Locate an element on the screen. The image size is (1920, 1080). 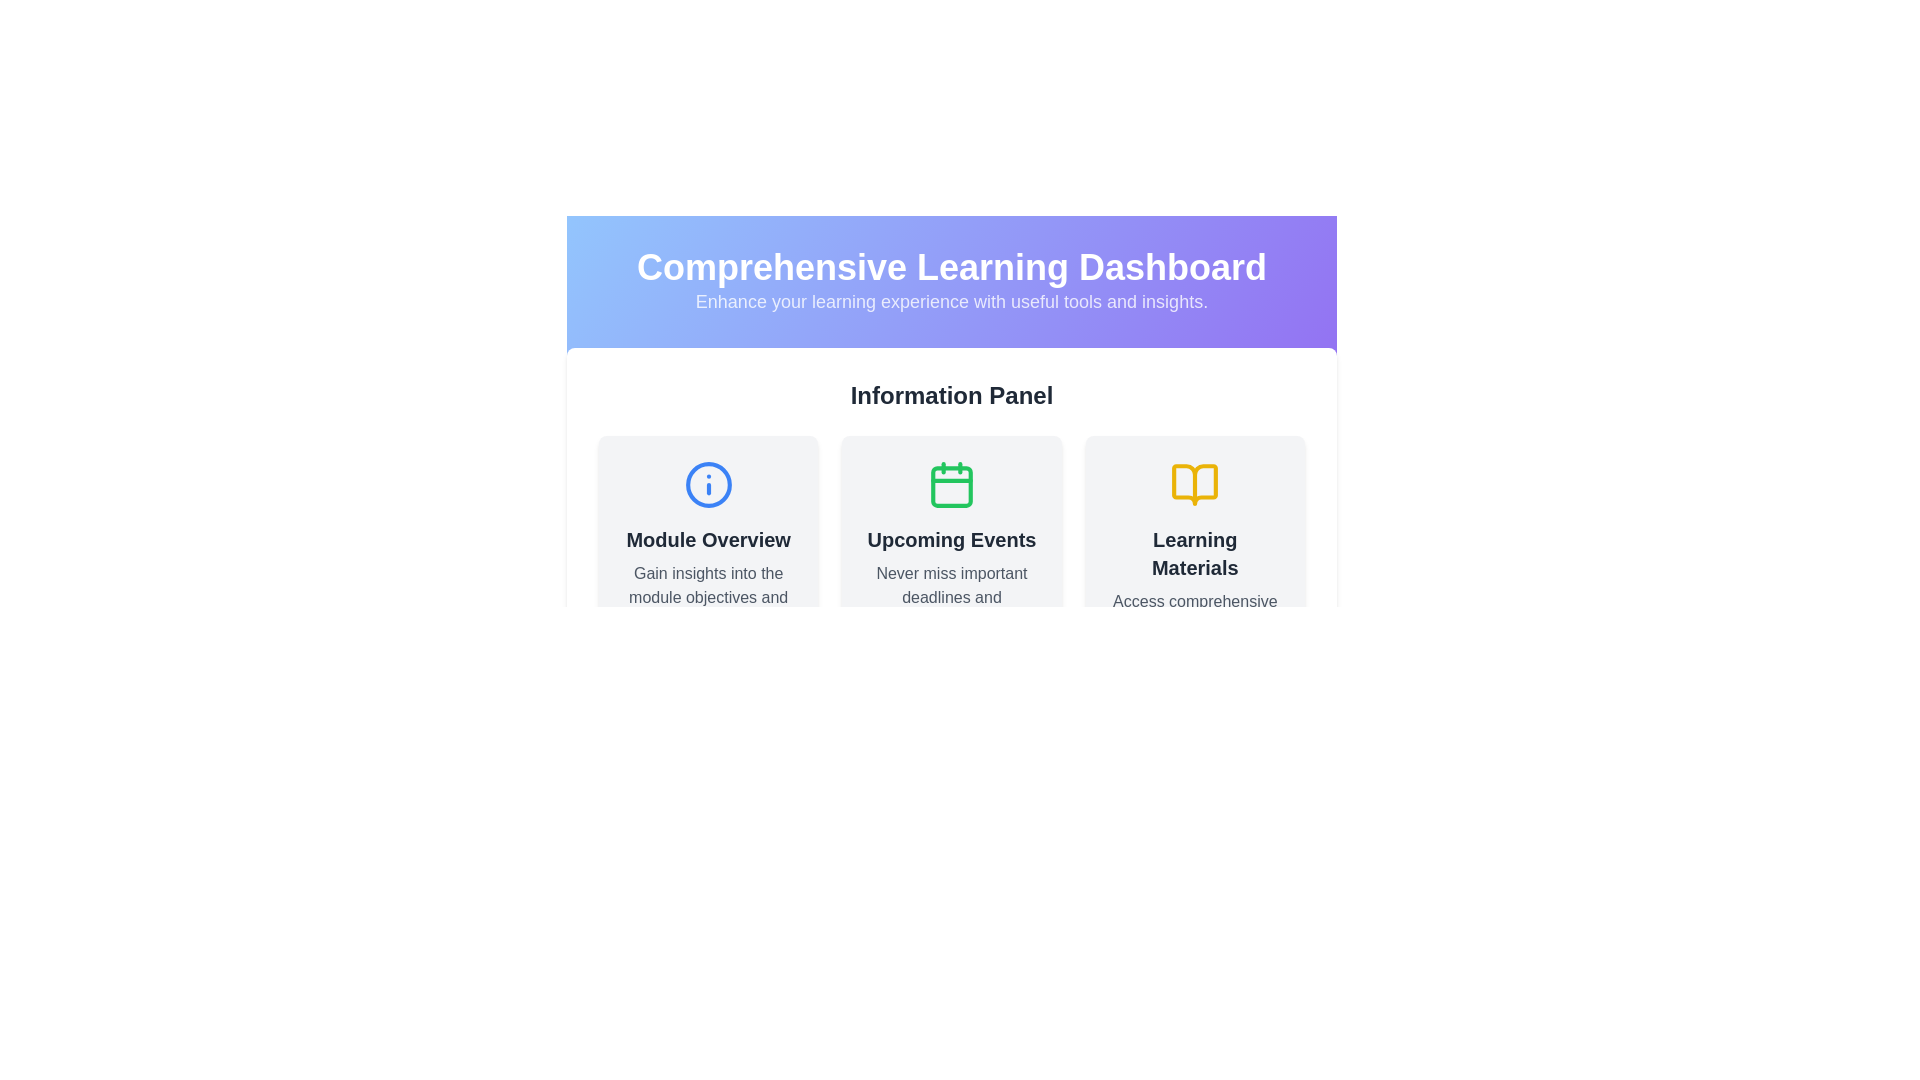
the icon representing the 'Module Overview' section is located at coordinates (708, 485).